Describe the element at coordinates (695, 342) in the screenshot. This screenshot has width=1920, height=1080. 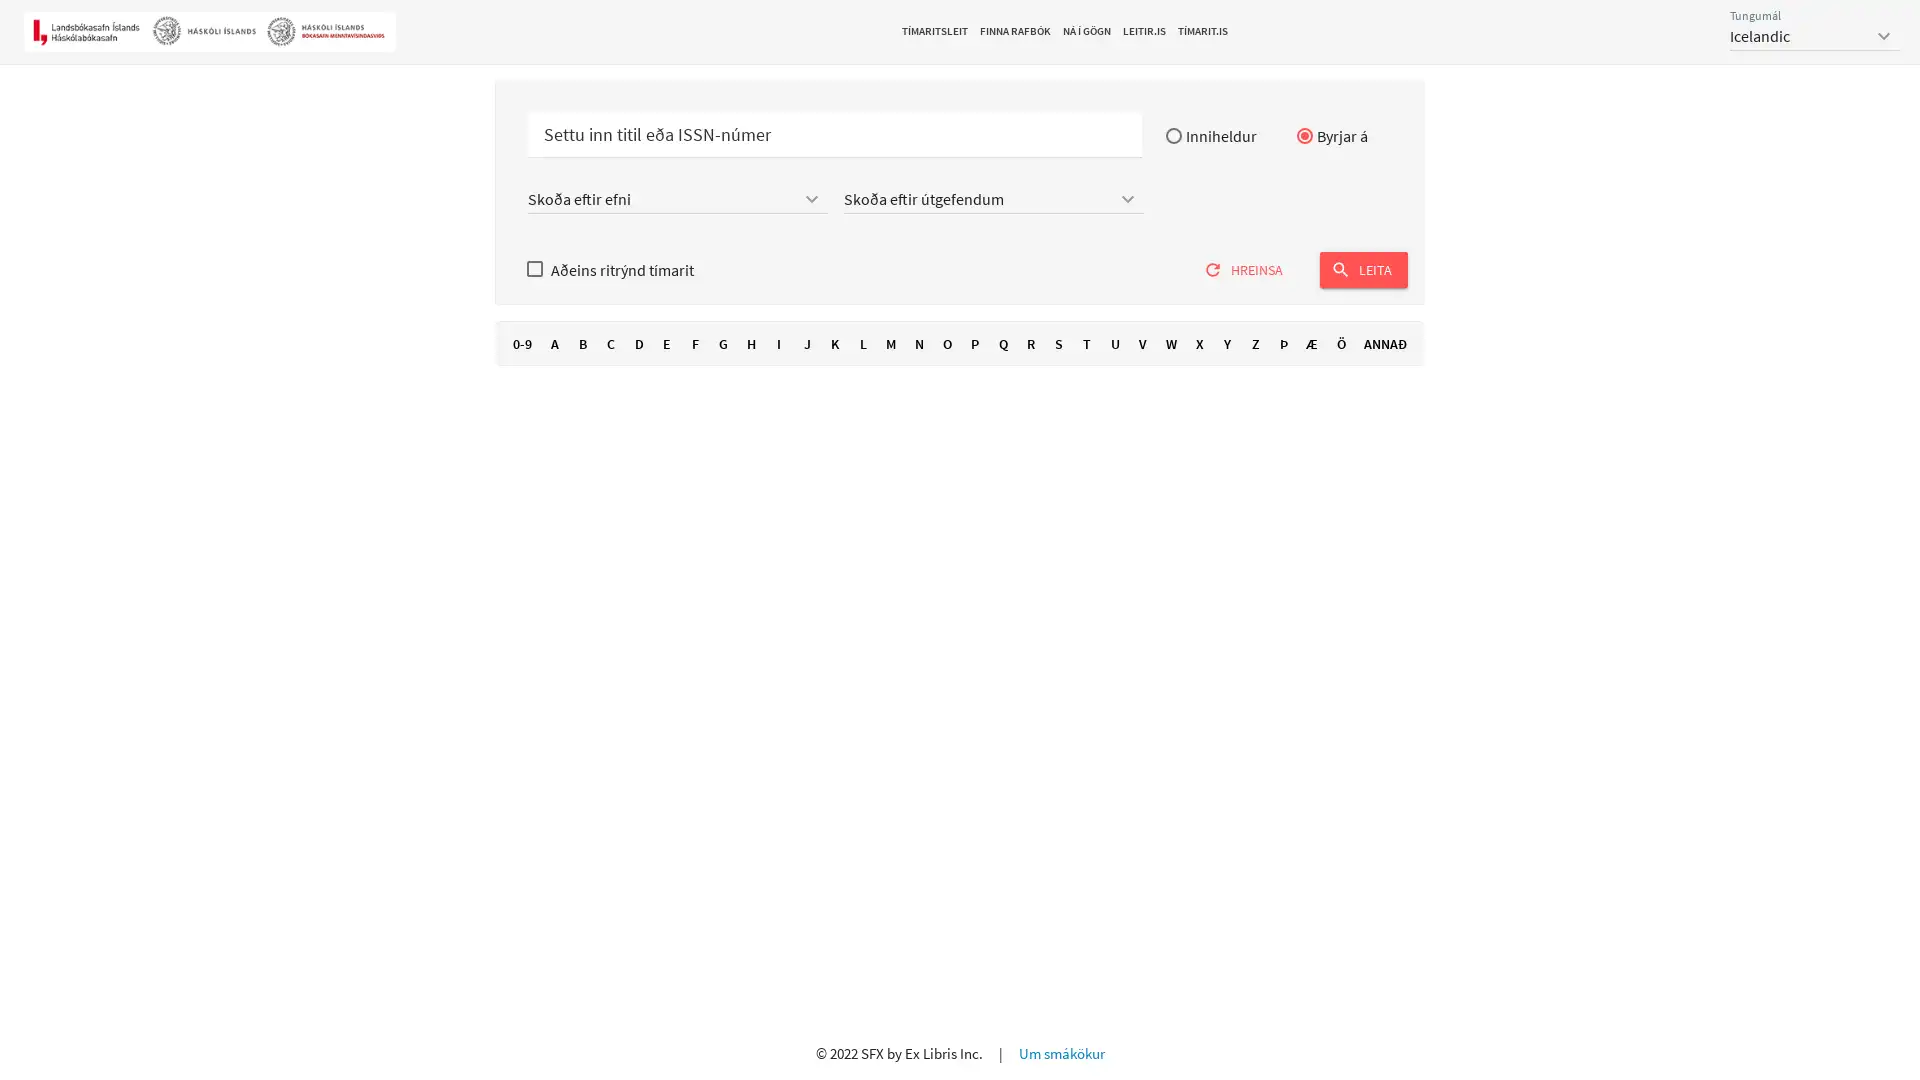
I see `F` at that location.